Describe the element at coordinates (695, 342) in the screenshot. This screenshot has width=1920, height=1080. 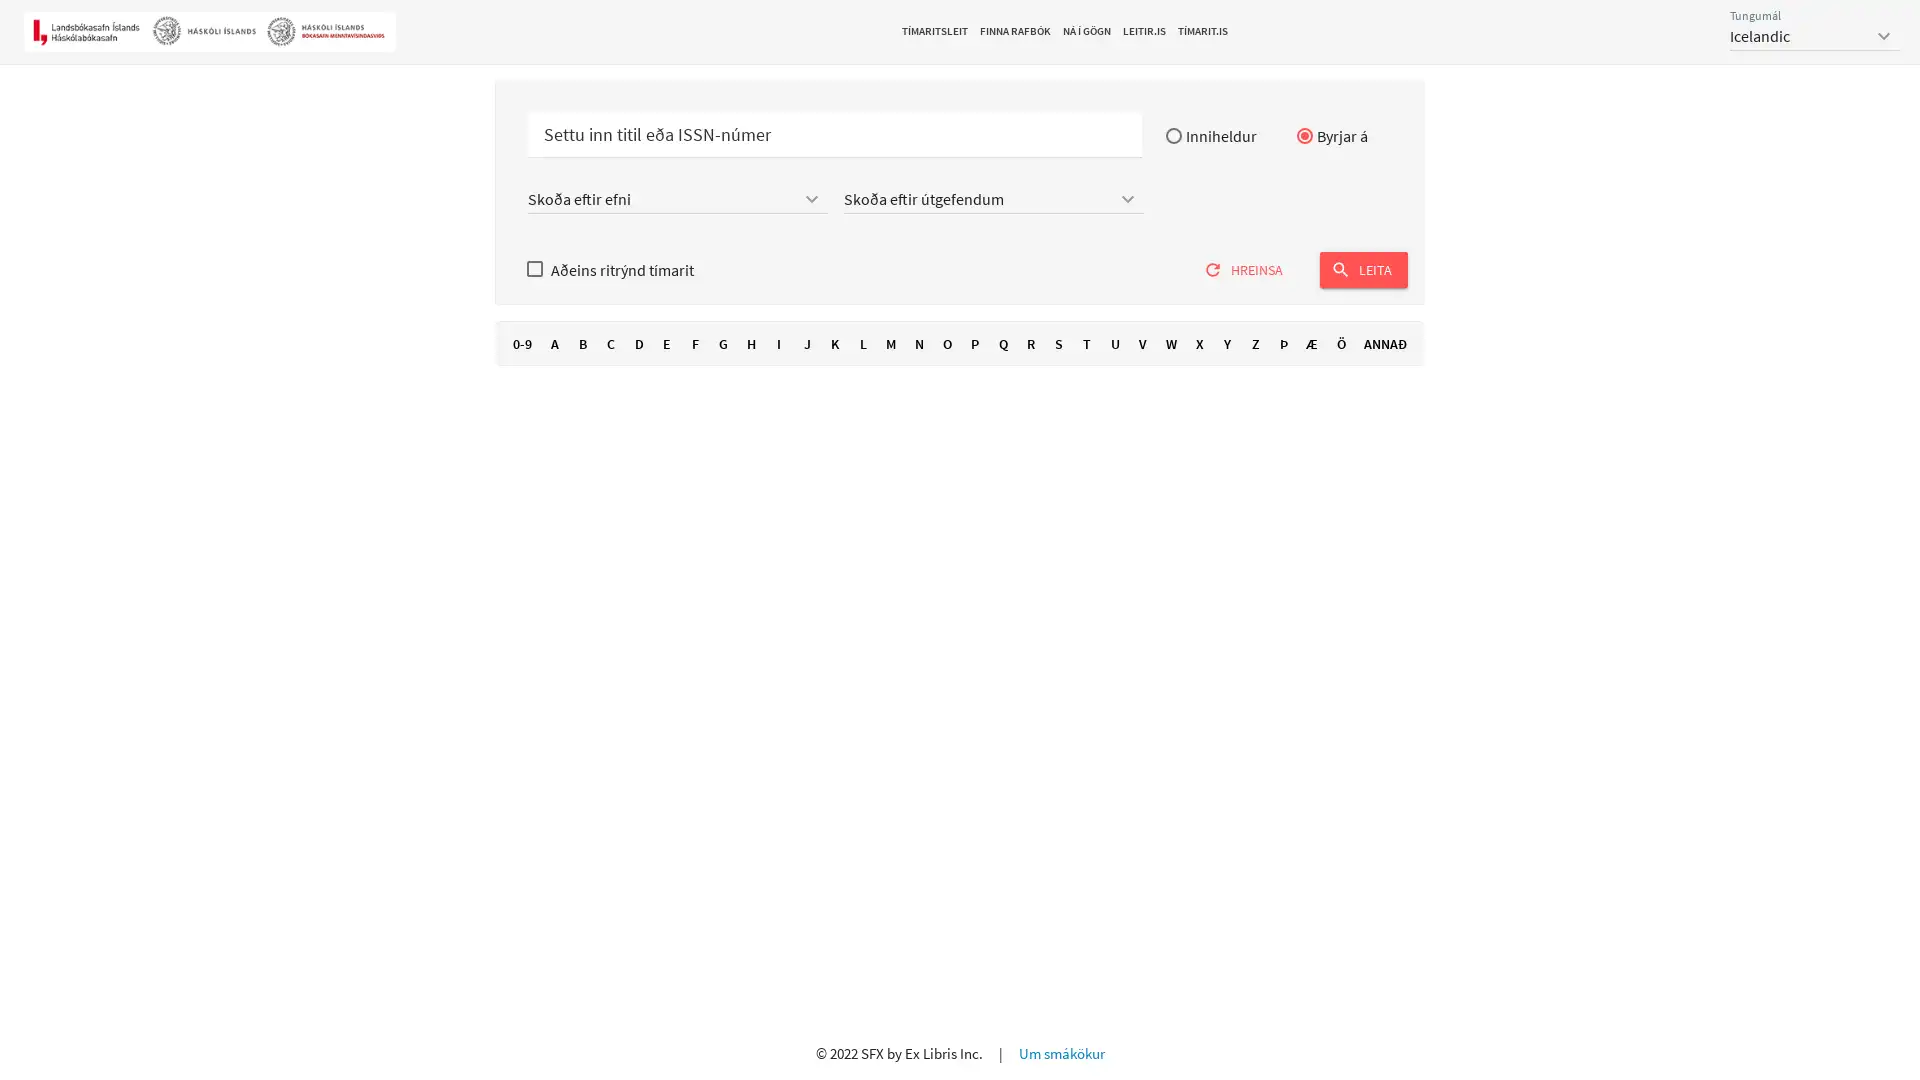
I see `F` at that location.